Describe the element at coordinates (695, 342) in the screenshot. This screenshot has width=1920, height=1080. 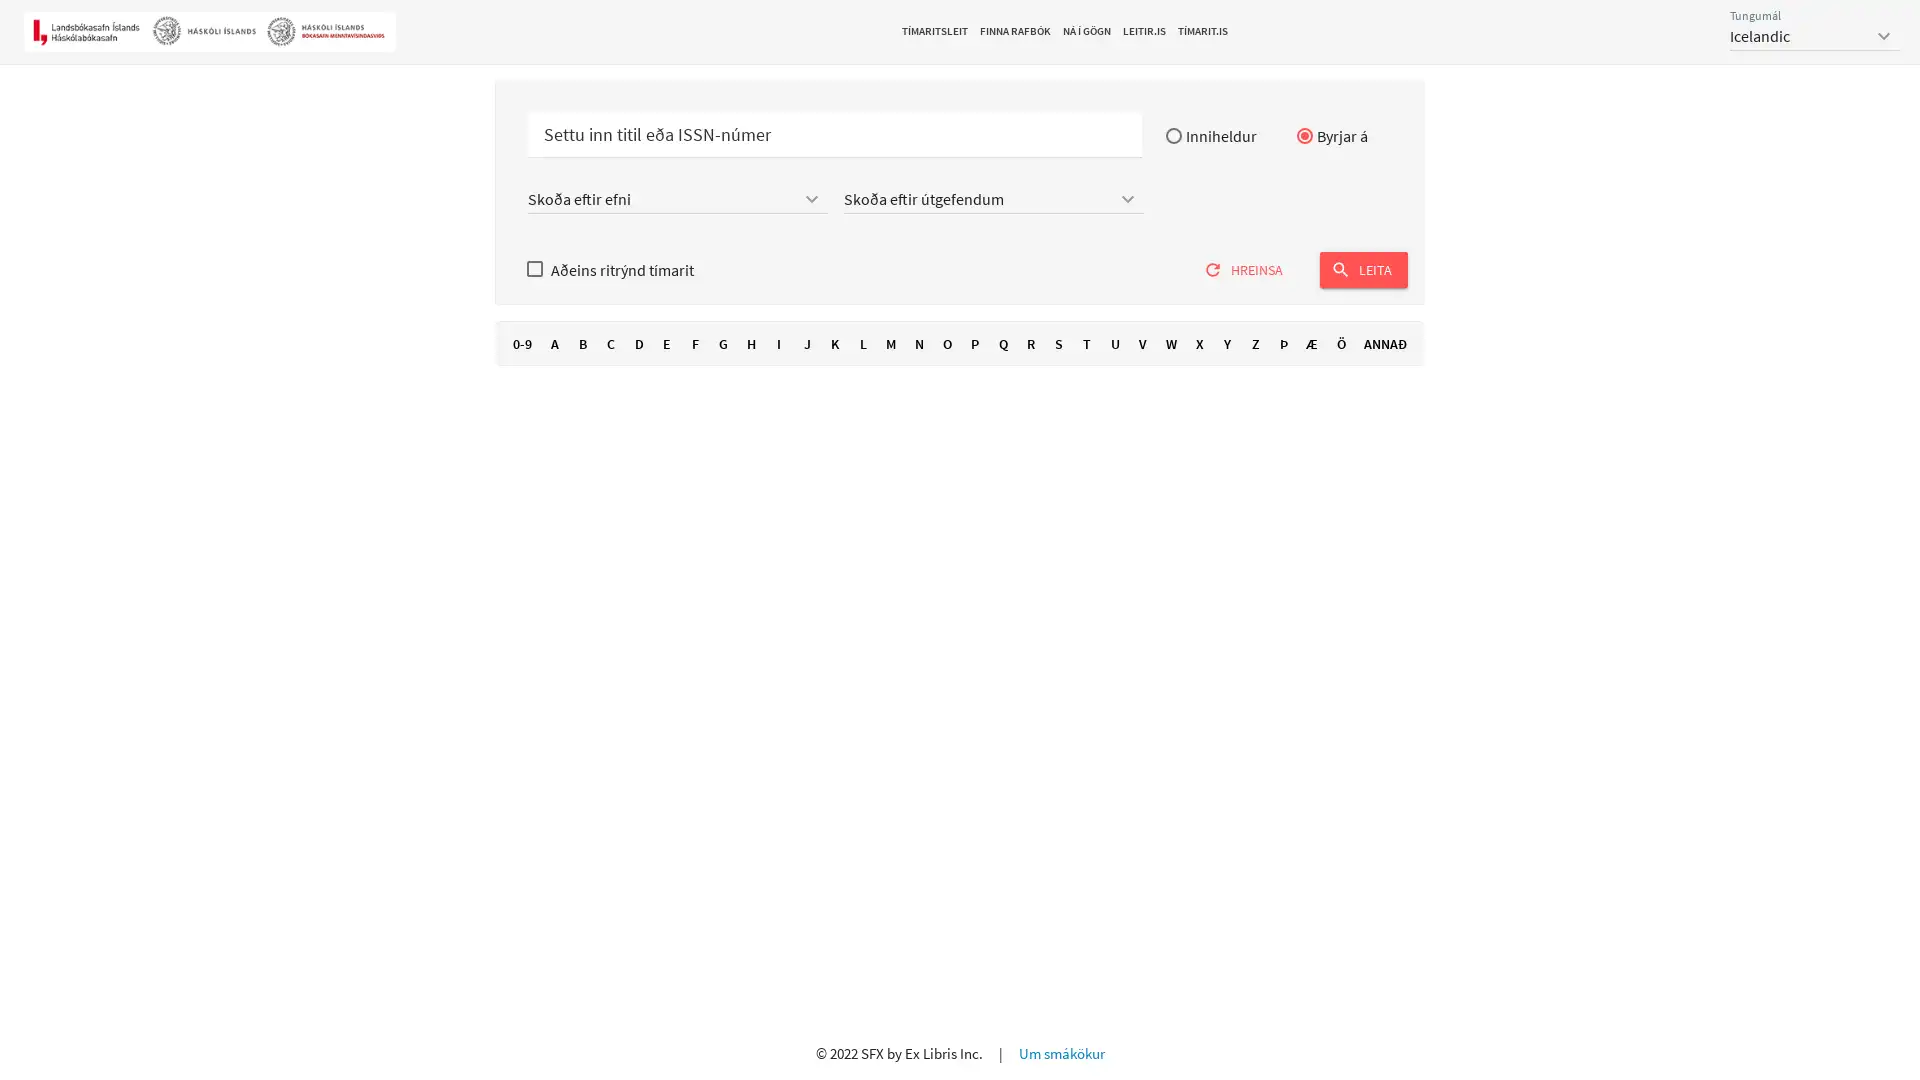
I see `F` at that location.